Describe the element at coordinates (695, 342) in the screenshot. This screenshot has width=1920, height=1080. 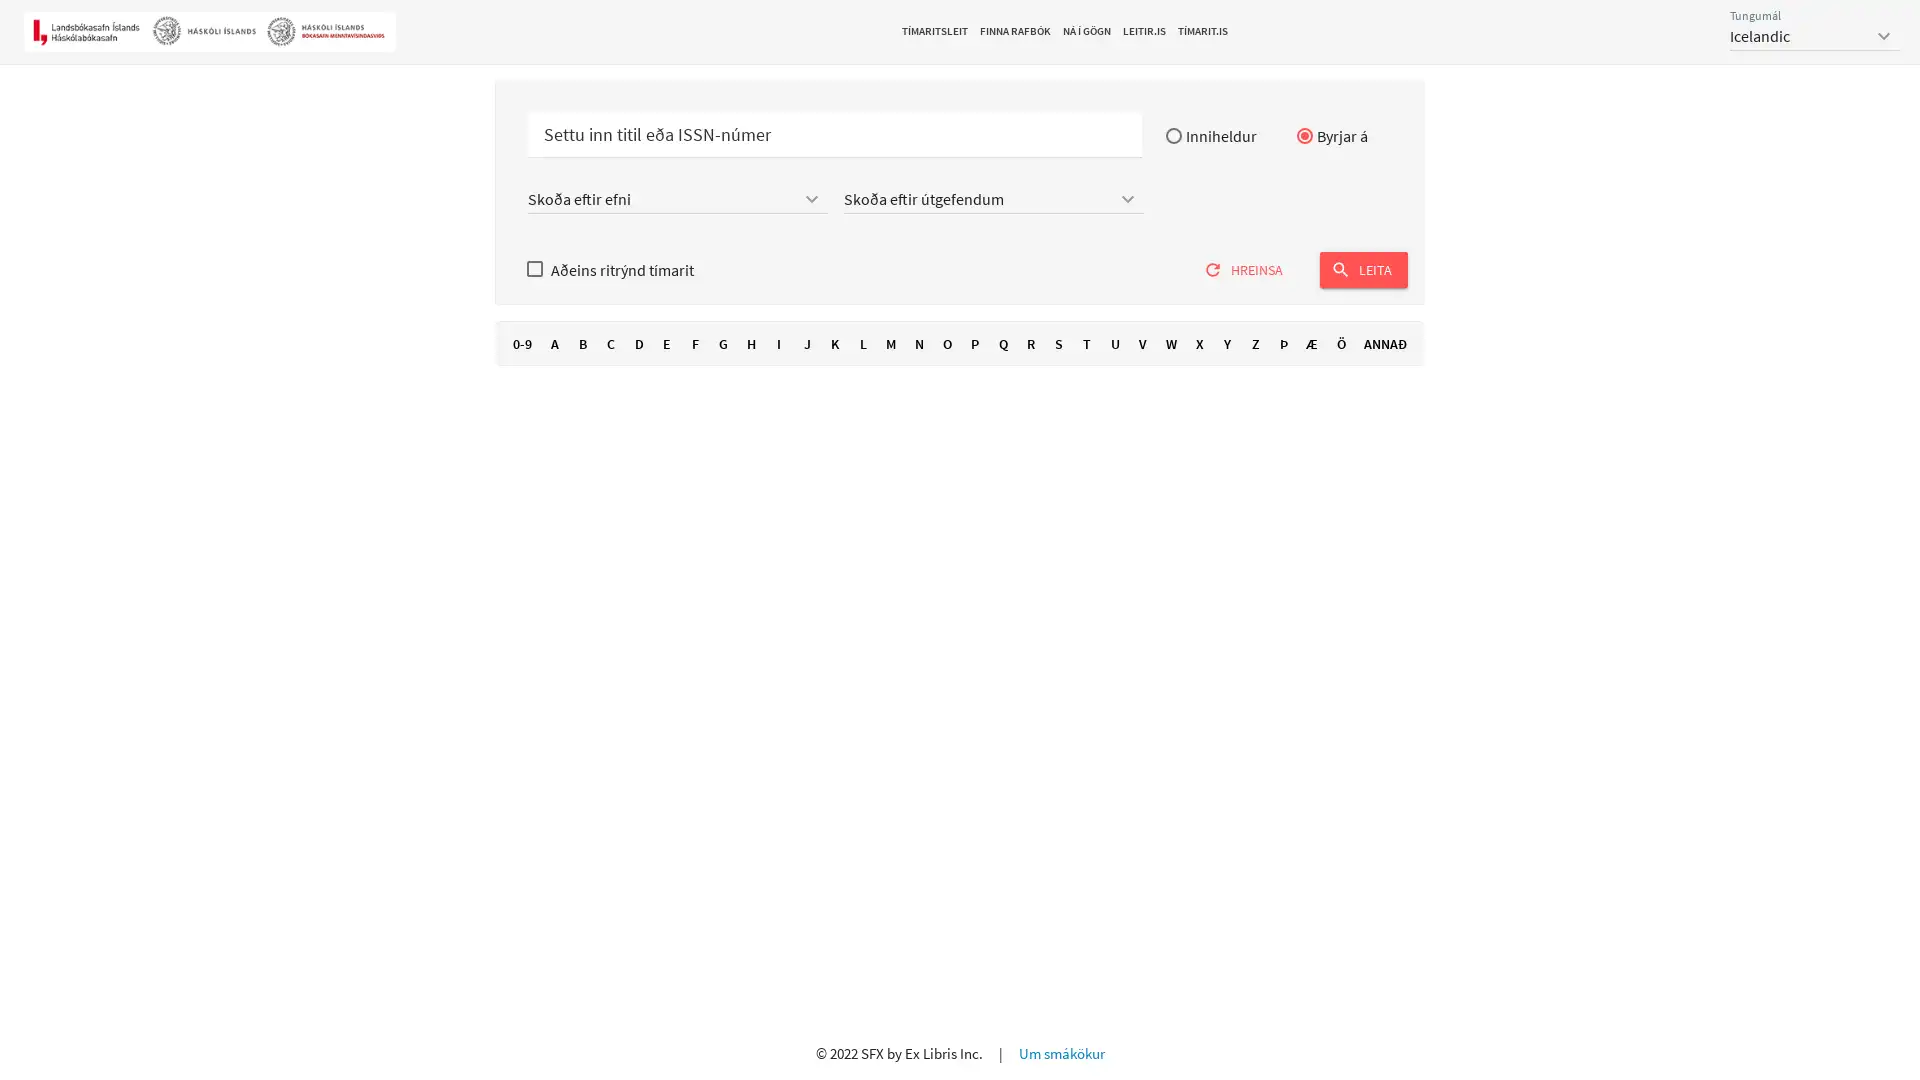
I see `F` at that location.